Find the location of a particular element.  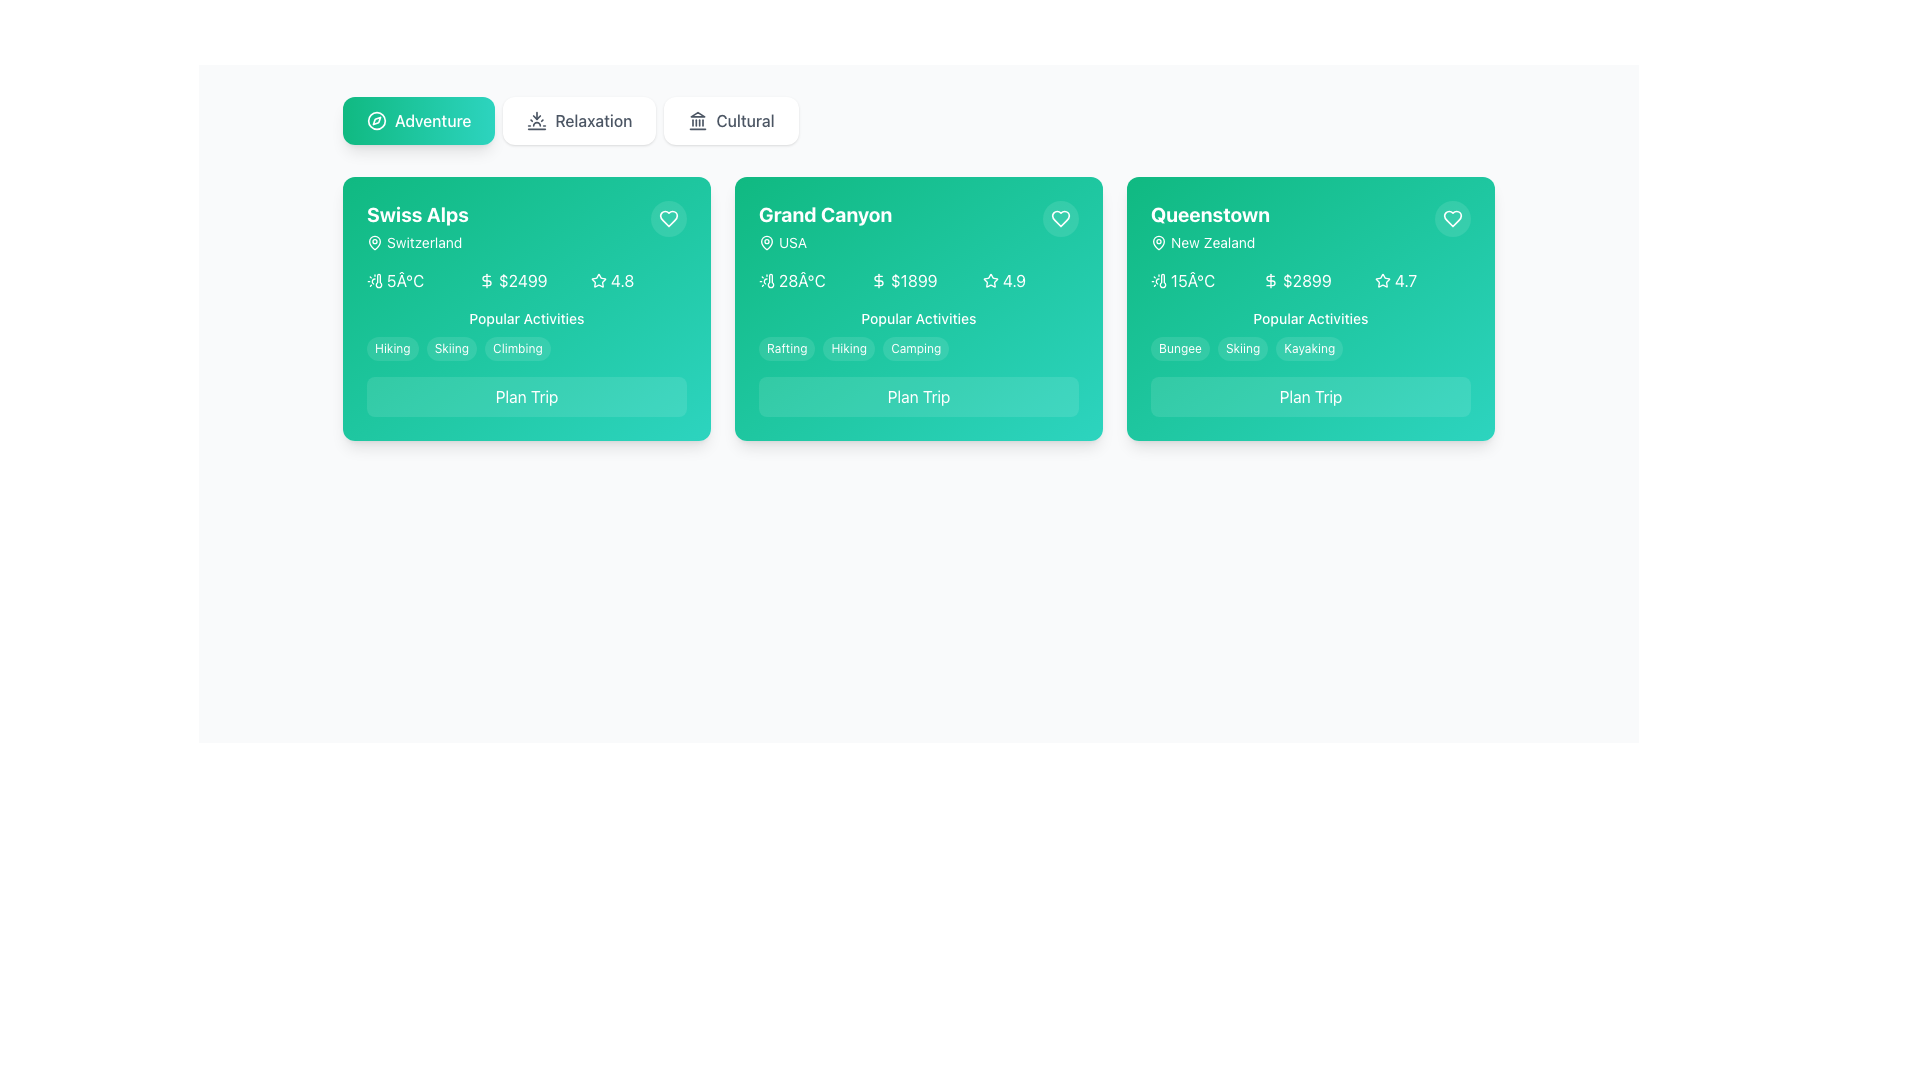

text component displaying 'New Zealand' located beneath the 'Queenstown' heading in the rightmost travel card is located at coordinates (1212, 242).